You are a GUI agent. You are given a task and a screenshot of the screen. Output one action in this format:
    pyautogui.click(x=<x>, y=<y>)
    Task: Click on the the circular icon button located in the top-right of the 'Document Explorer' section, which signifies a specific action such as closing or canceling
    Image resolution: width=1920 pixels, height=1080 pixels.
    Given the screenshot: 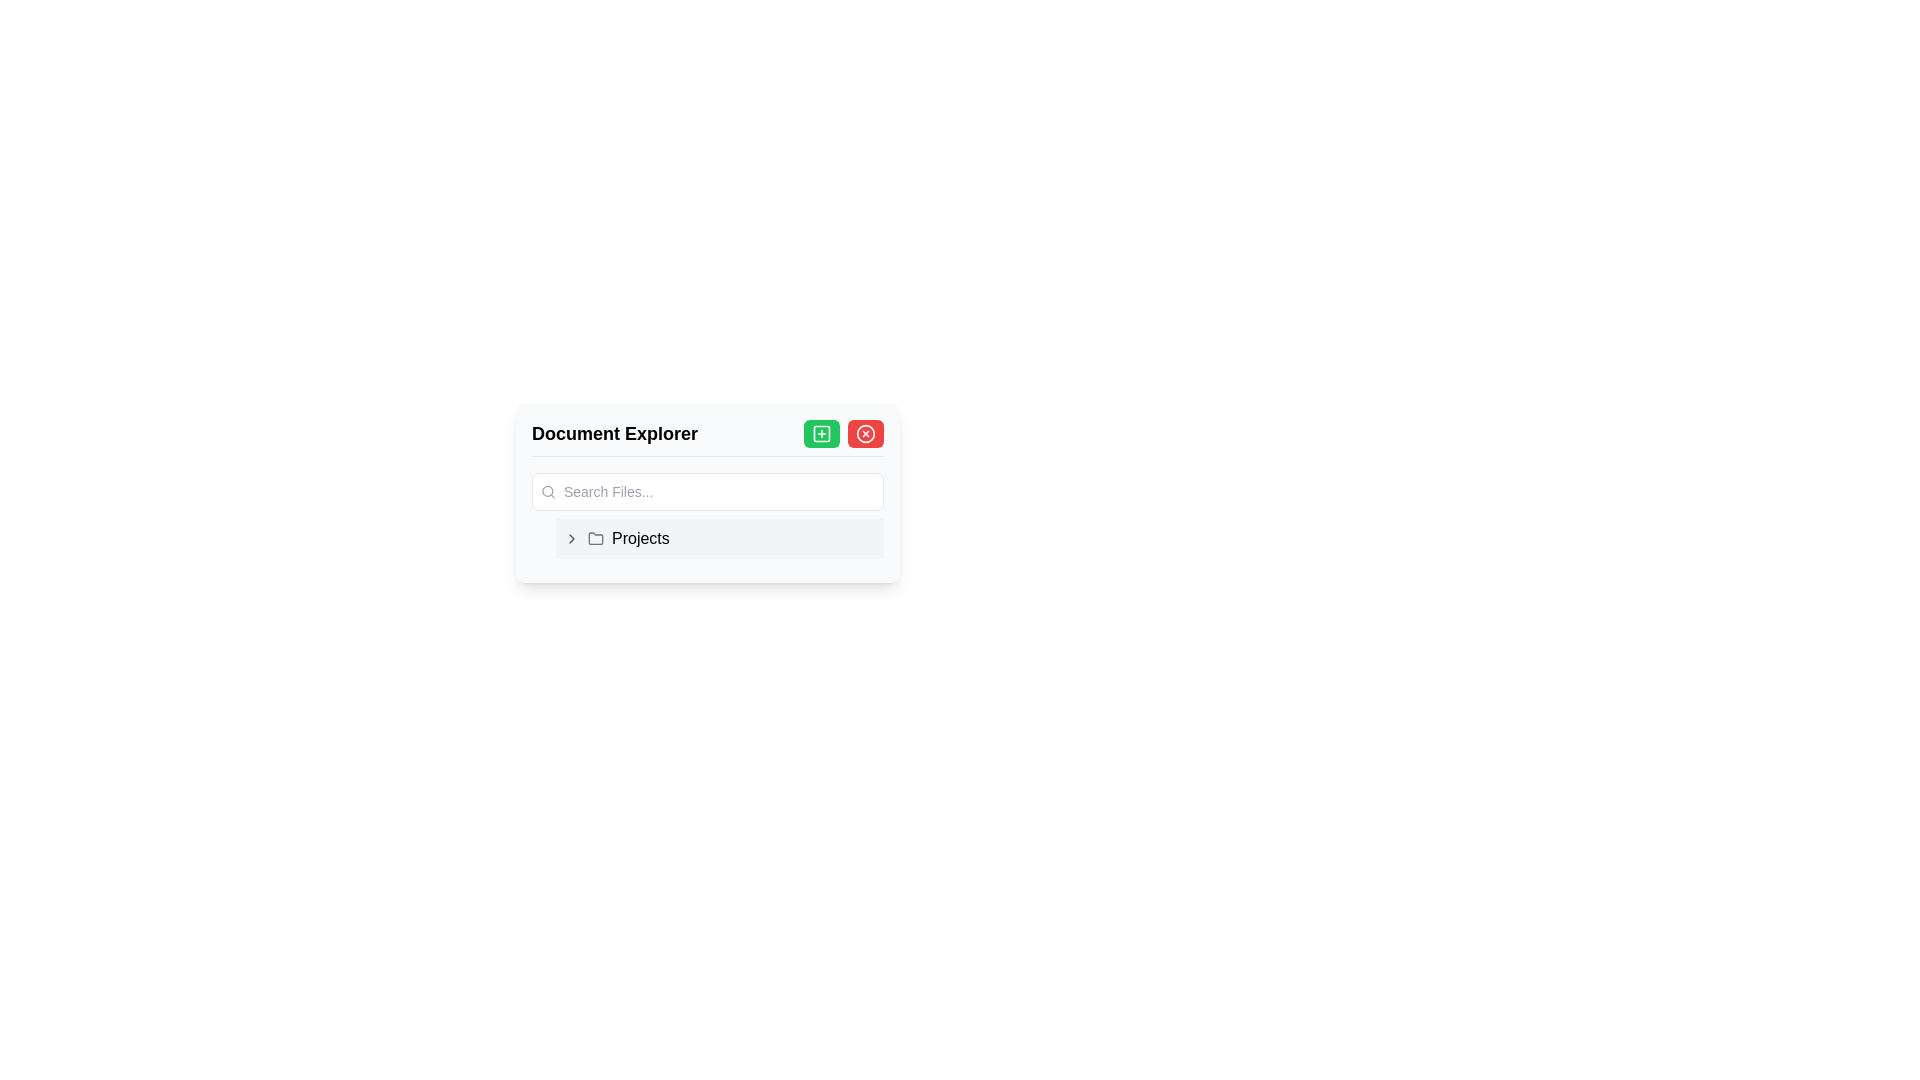 What is the action you would take?
    pyautogui.click(x=865, y=433)
    